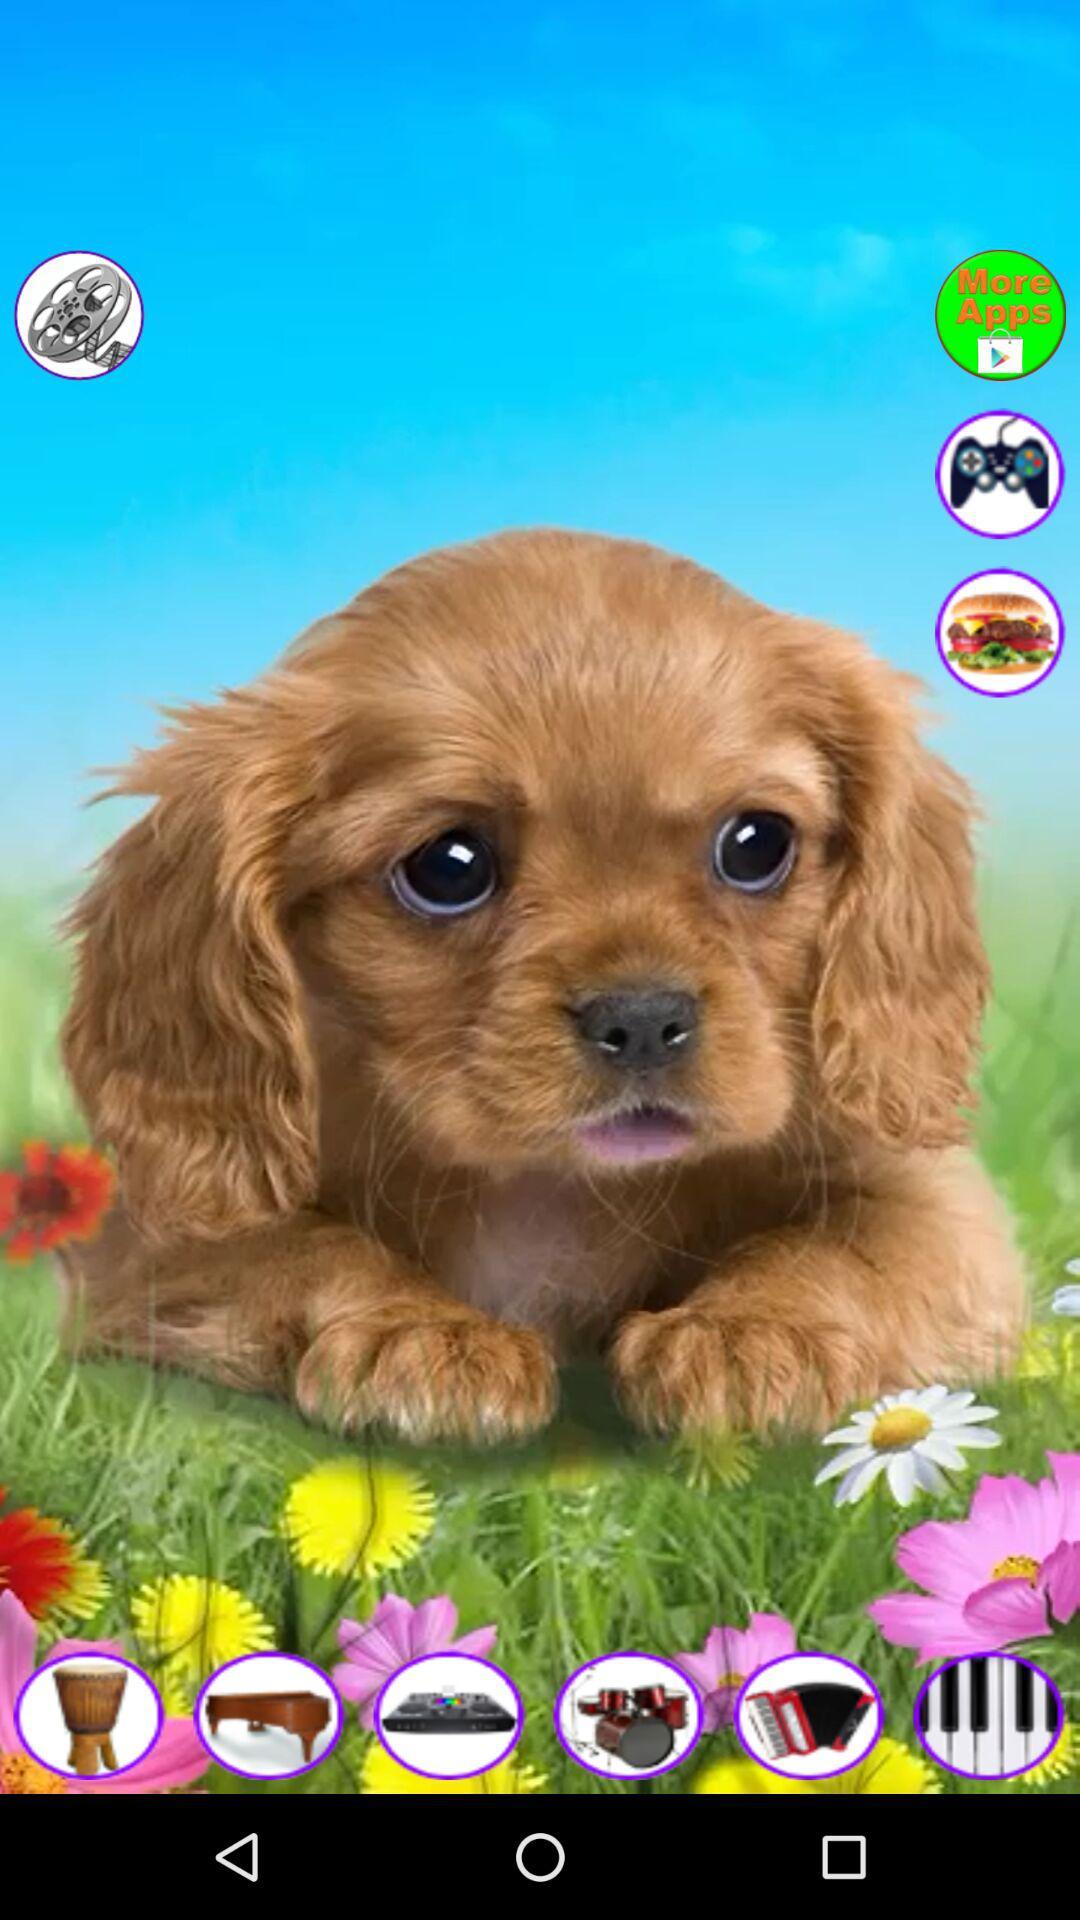 The height and width of the screenshot is (1920, 1080). I want to click on music, so click(810, 1713).